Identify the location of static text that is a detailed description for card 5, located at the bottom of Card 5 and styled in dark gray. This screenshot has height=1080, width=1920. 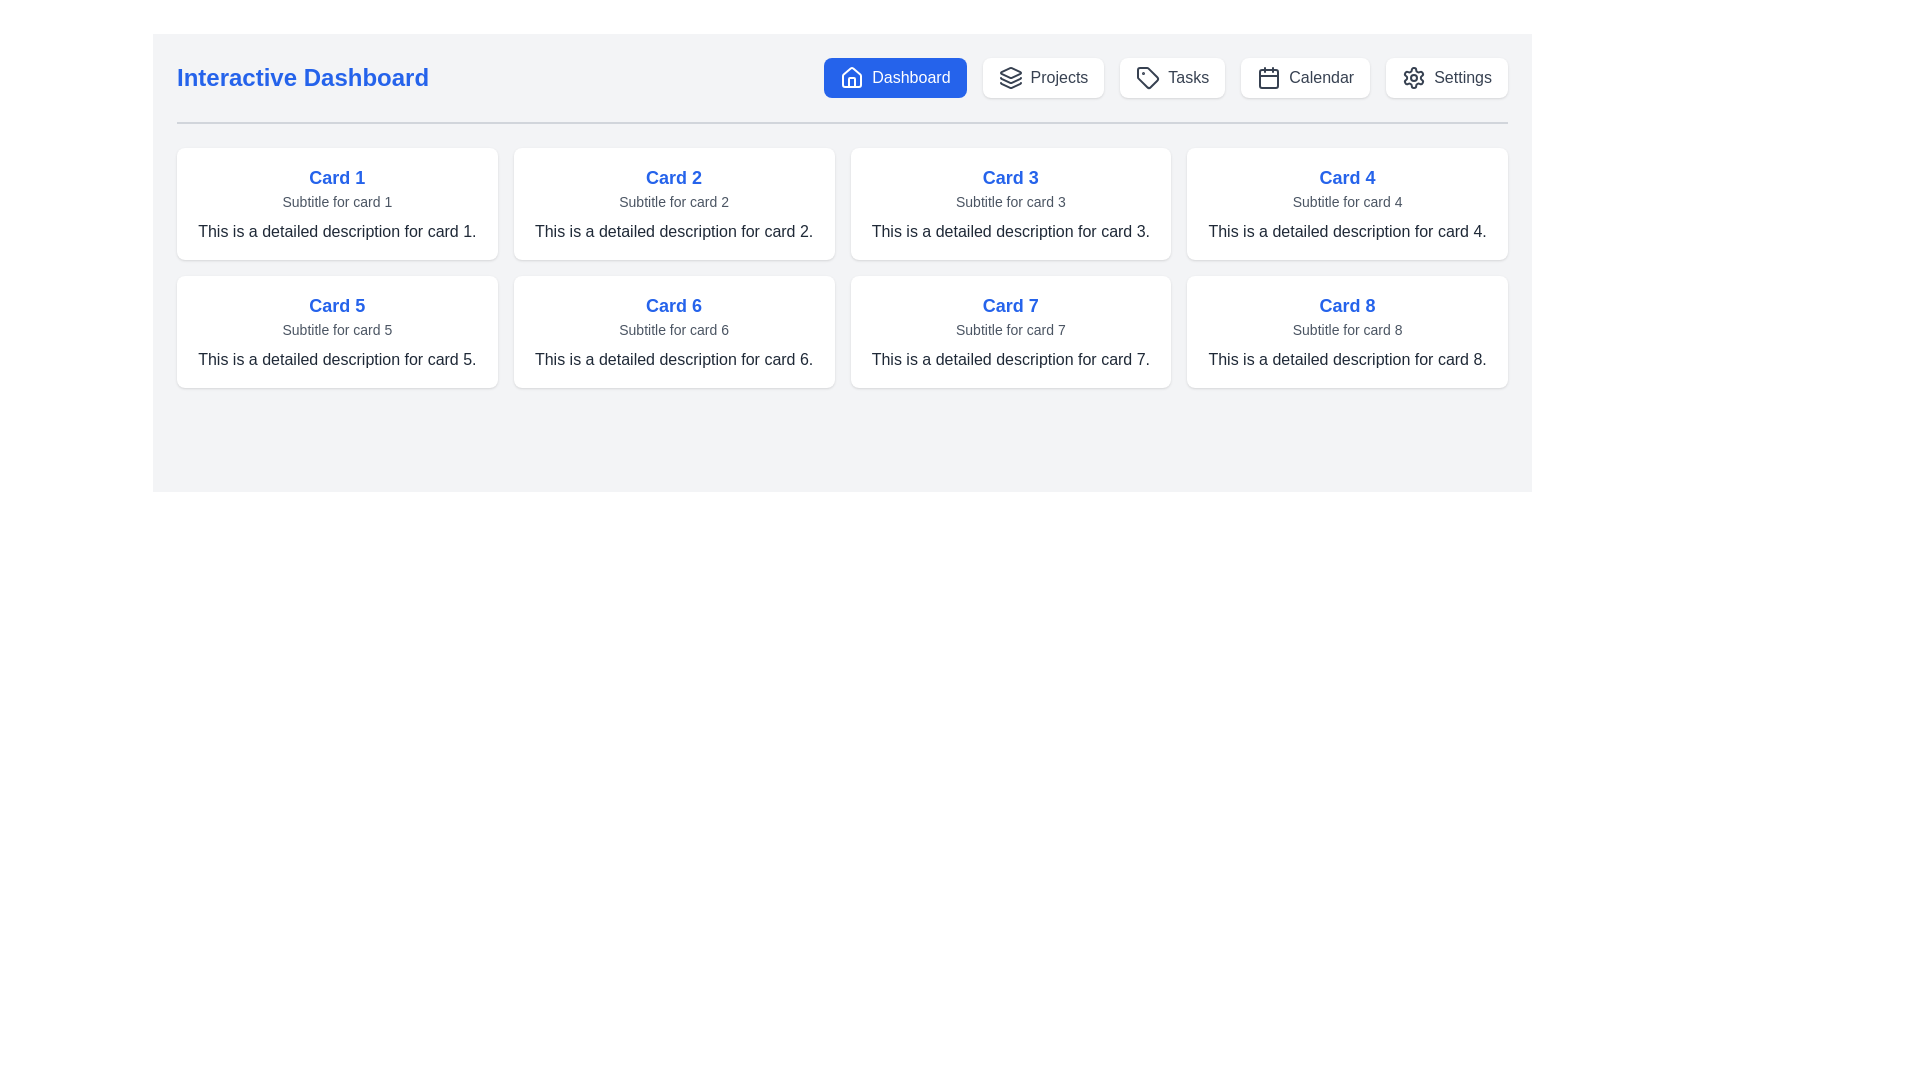
(337, 358).